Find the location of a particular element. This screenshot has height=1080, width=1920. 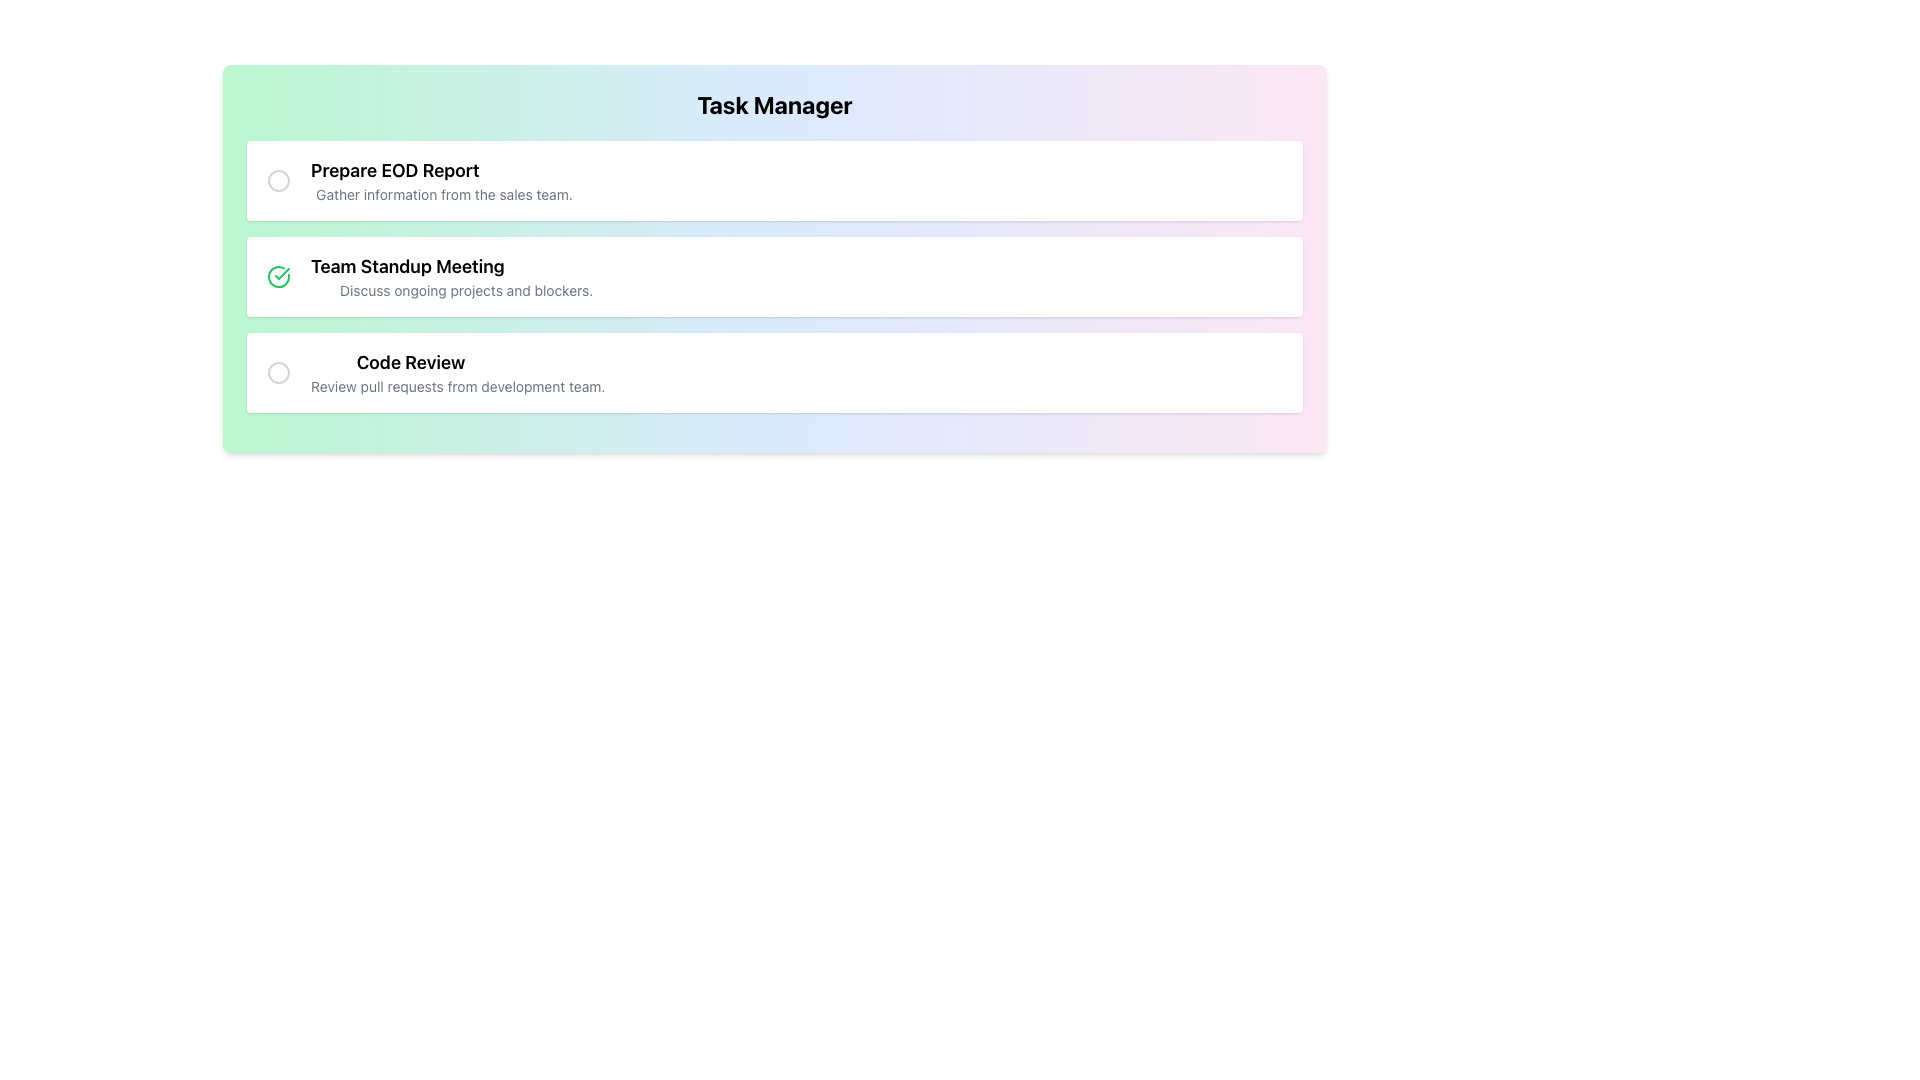

the text snippet that reads 'Gather information from the sales team.' located beneath the title 'Prepare EOD Report' in the task list is located at coordinates (443, 195).